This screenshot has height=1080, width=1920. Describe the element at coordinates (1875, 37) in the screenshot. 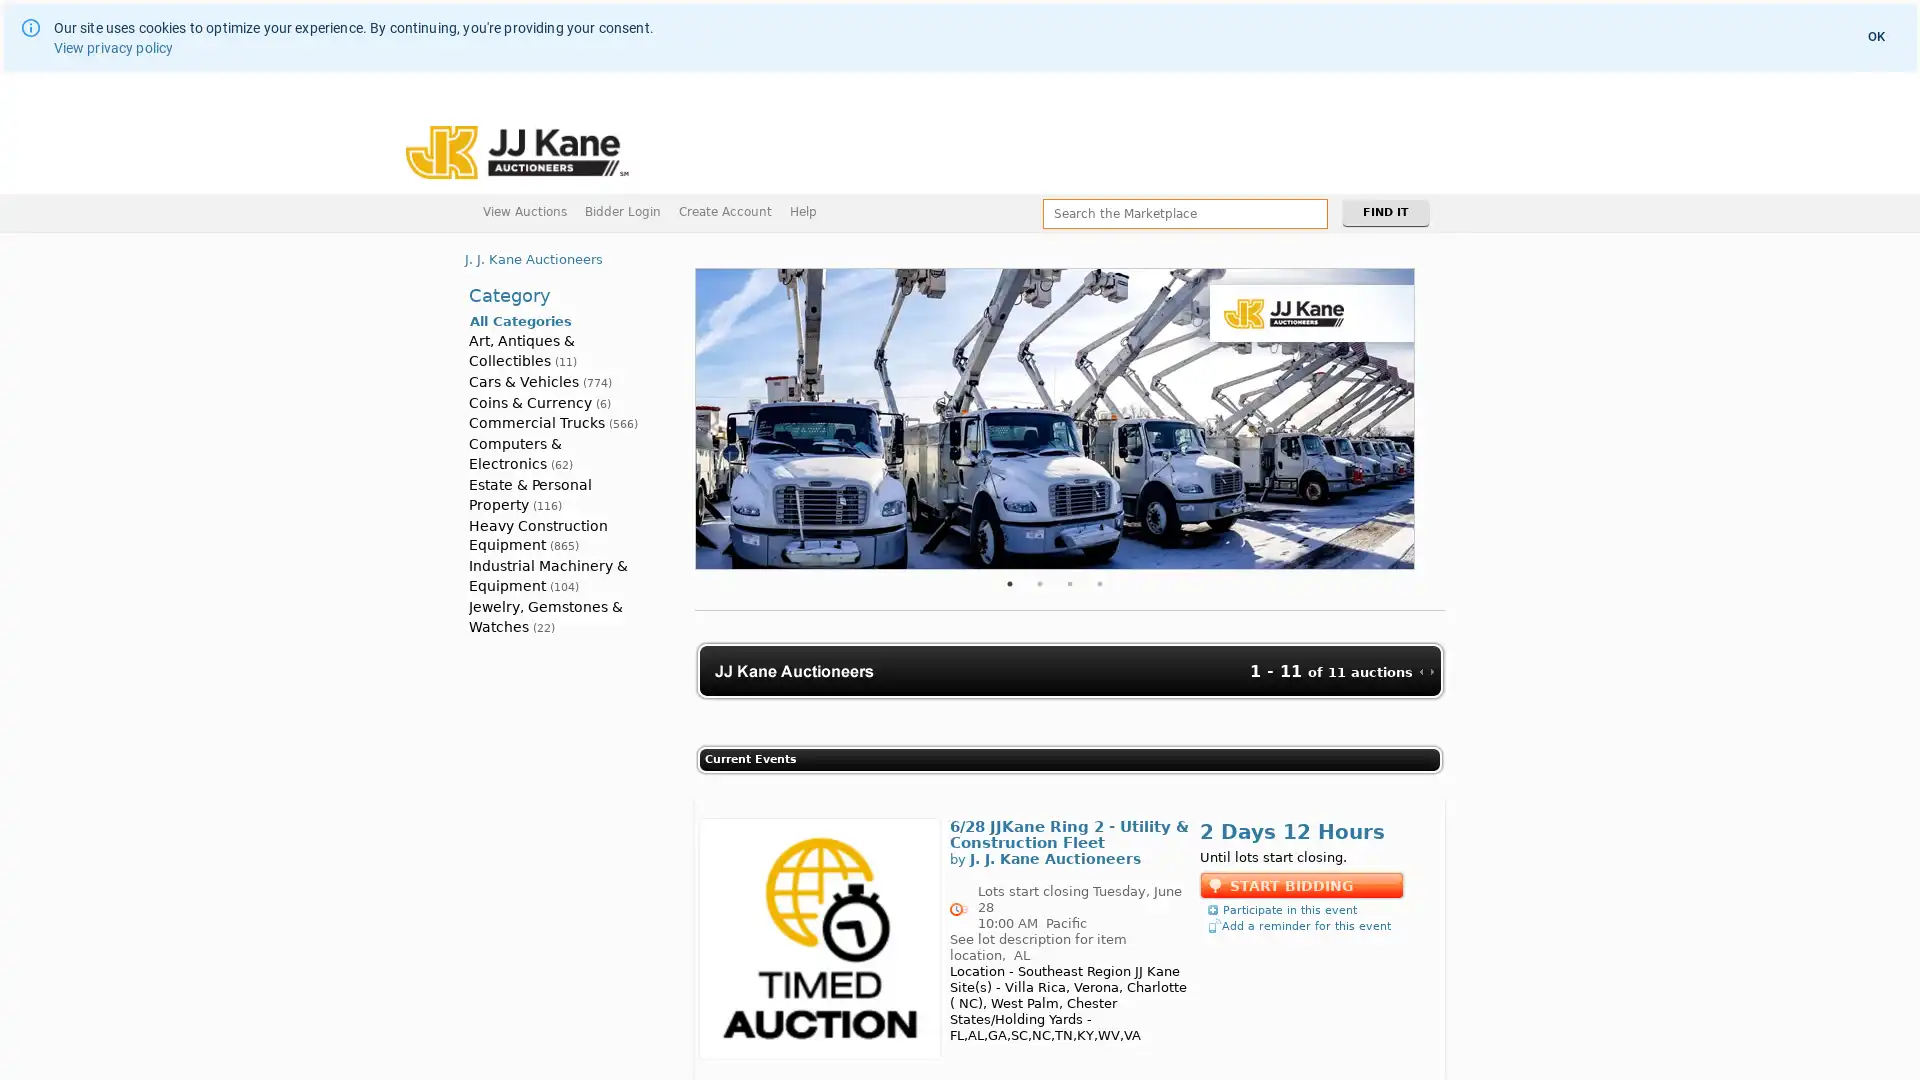

I see `OK` at that location.